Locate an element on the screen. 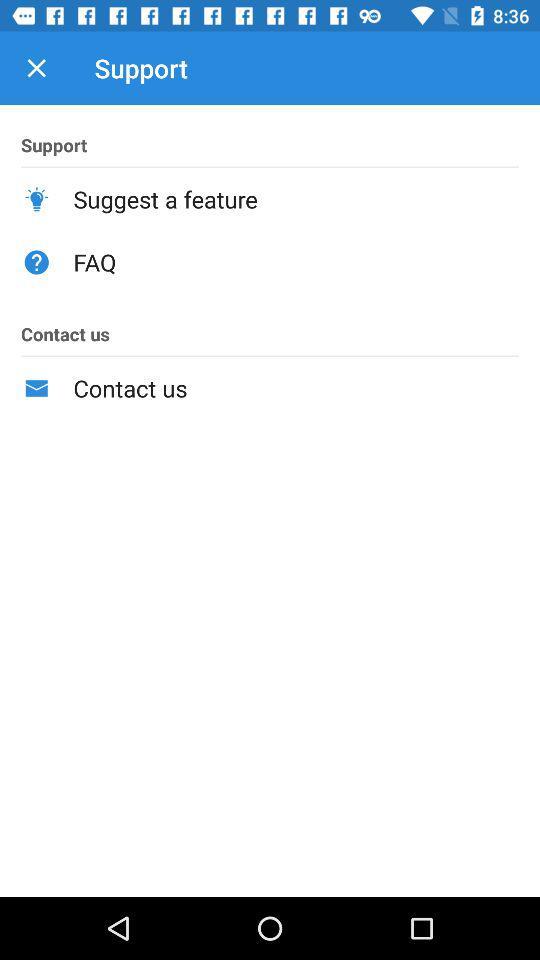  item above the contact us is located at coordinates (295, 261).